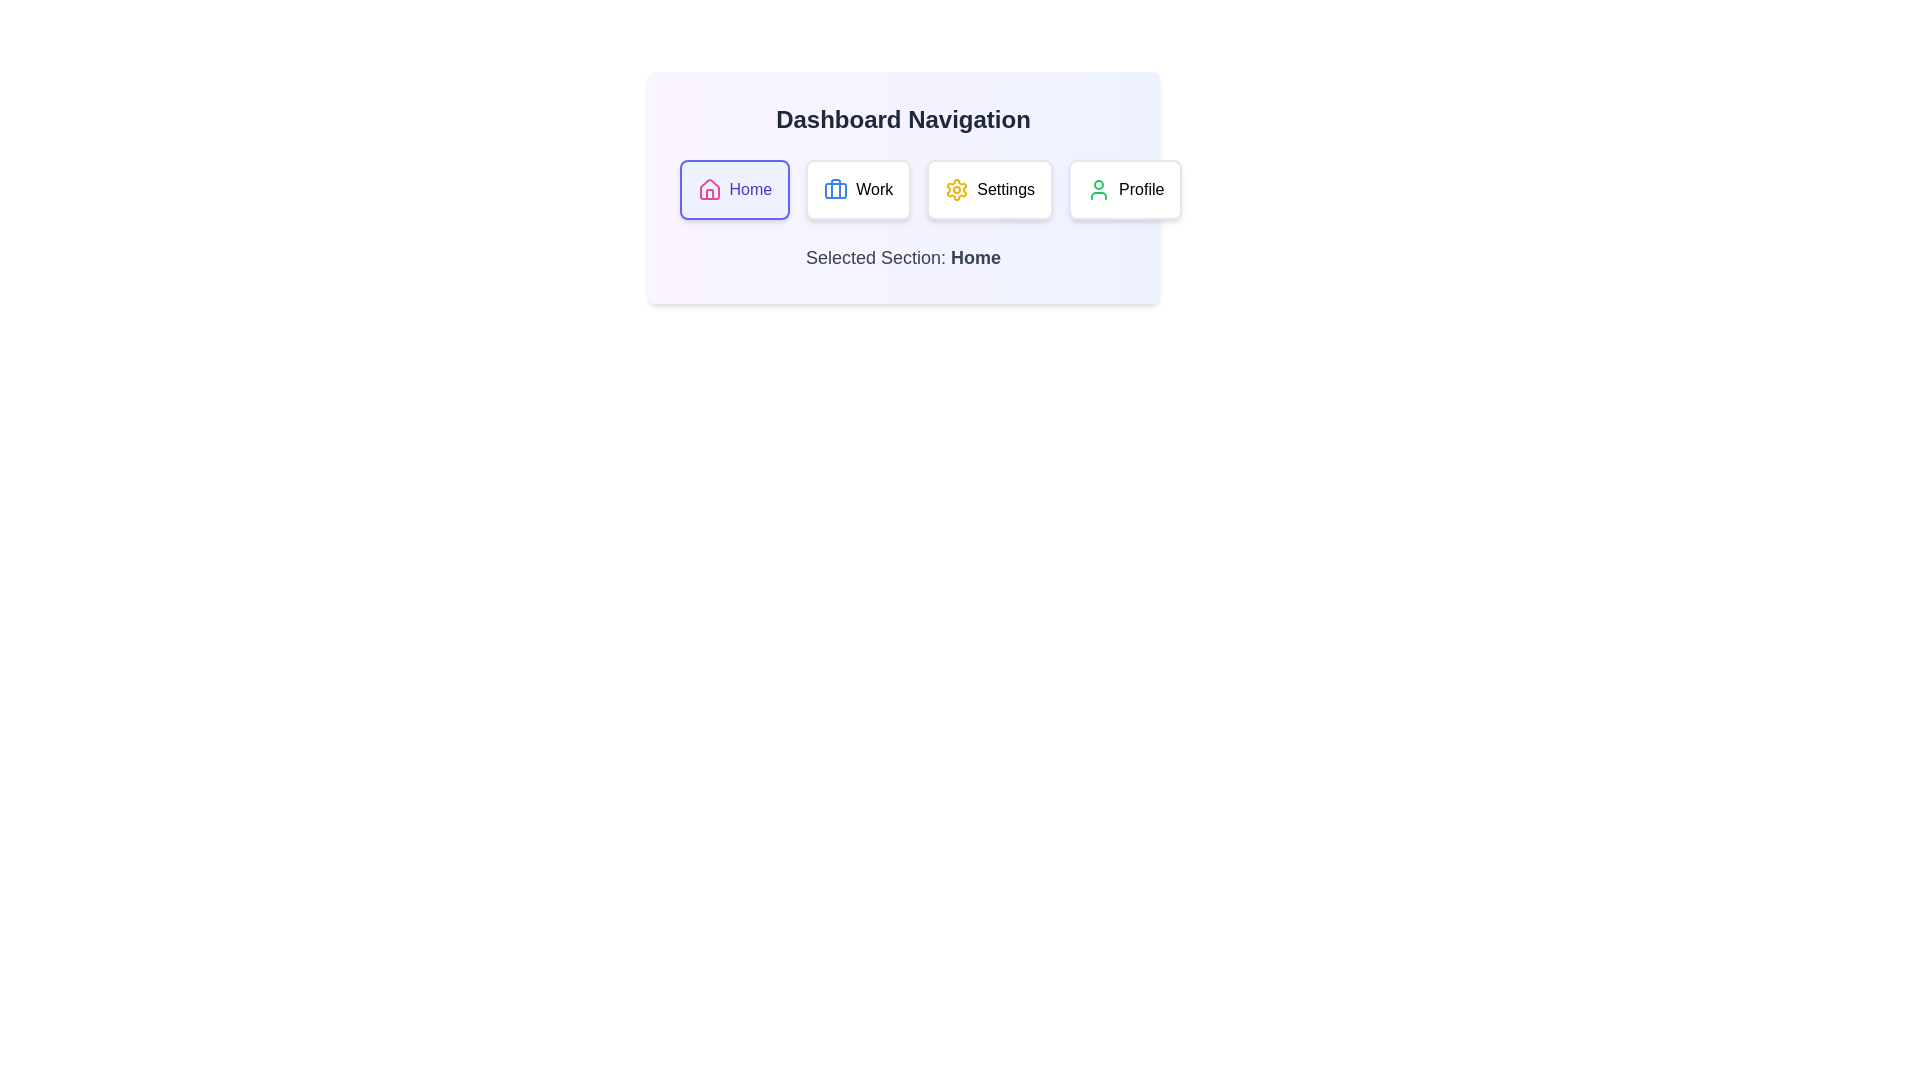 The height and width of the screenshot is (1080, 1920). I want to click on the yellow gear icon representing settings functionality, which is part of the 'Settings' button on the dashboard, so click(956, 189).